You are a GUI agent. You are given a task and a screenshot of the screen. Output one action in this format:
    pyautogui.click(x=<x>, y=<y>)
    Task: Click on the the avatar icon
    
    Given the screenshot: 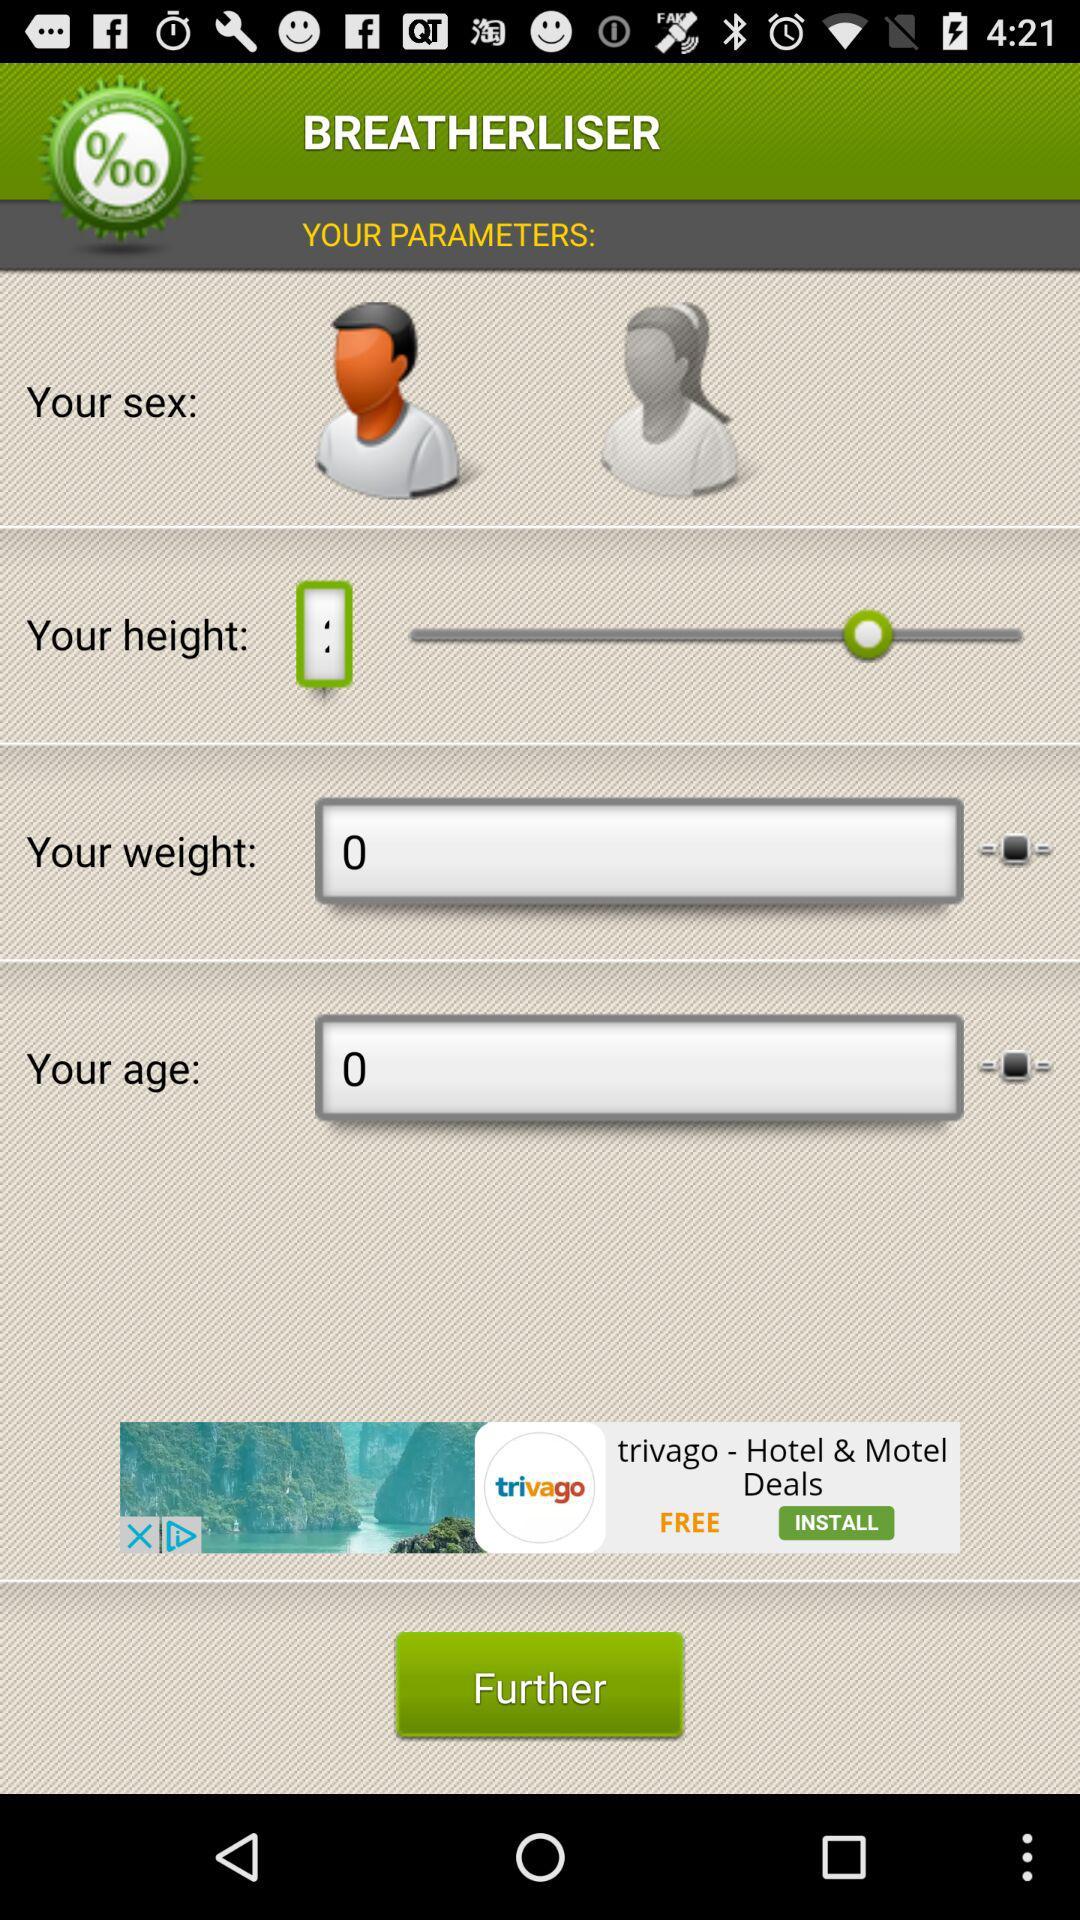 What is the action you would take?
    pyautogui.click(x=401, y=428)
    